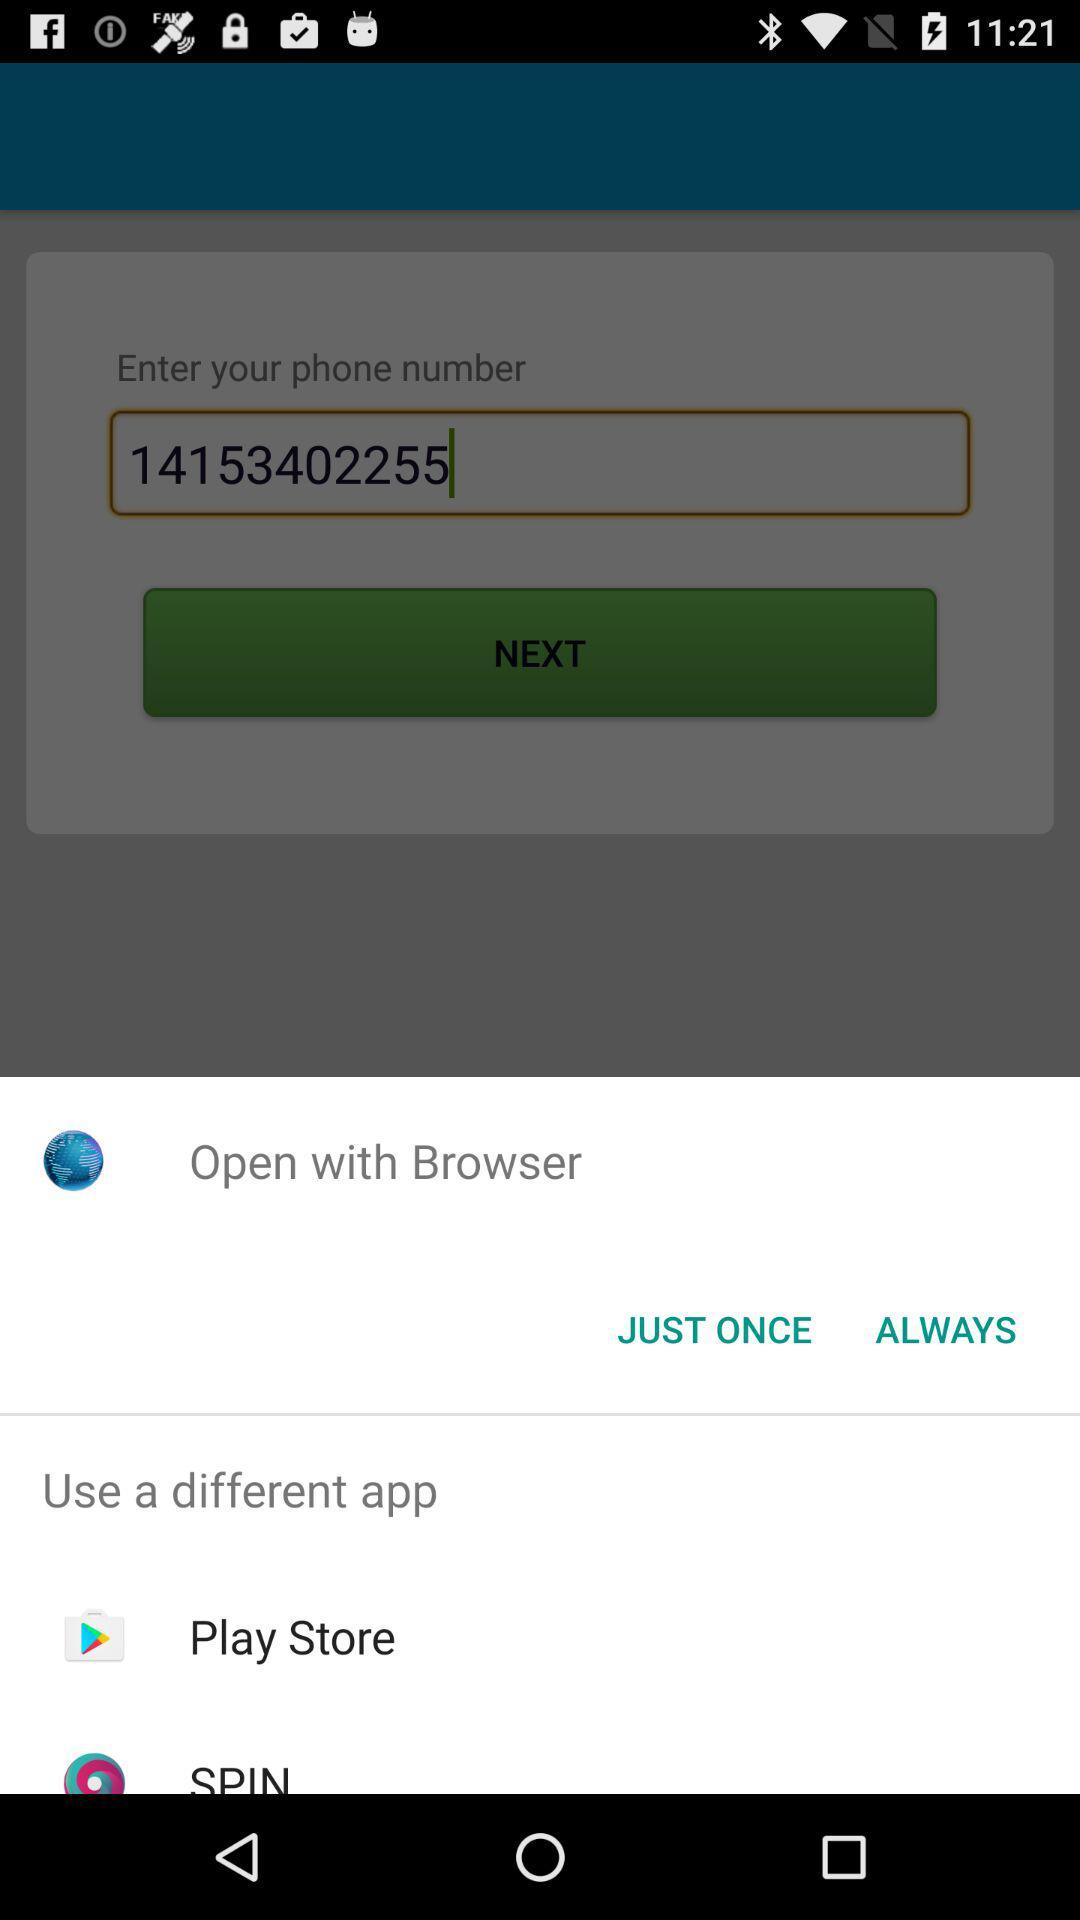  What do you see at coordinates (239, 1772) in the screenshot?
I see `item below the play store item` at bounding box center [239, 1772].